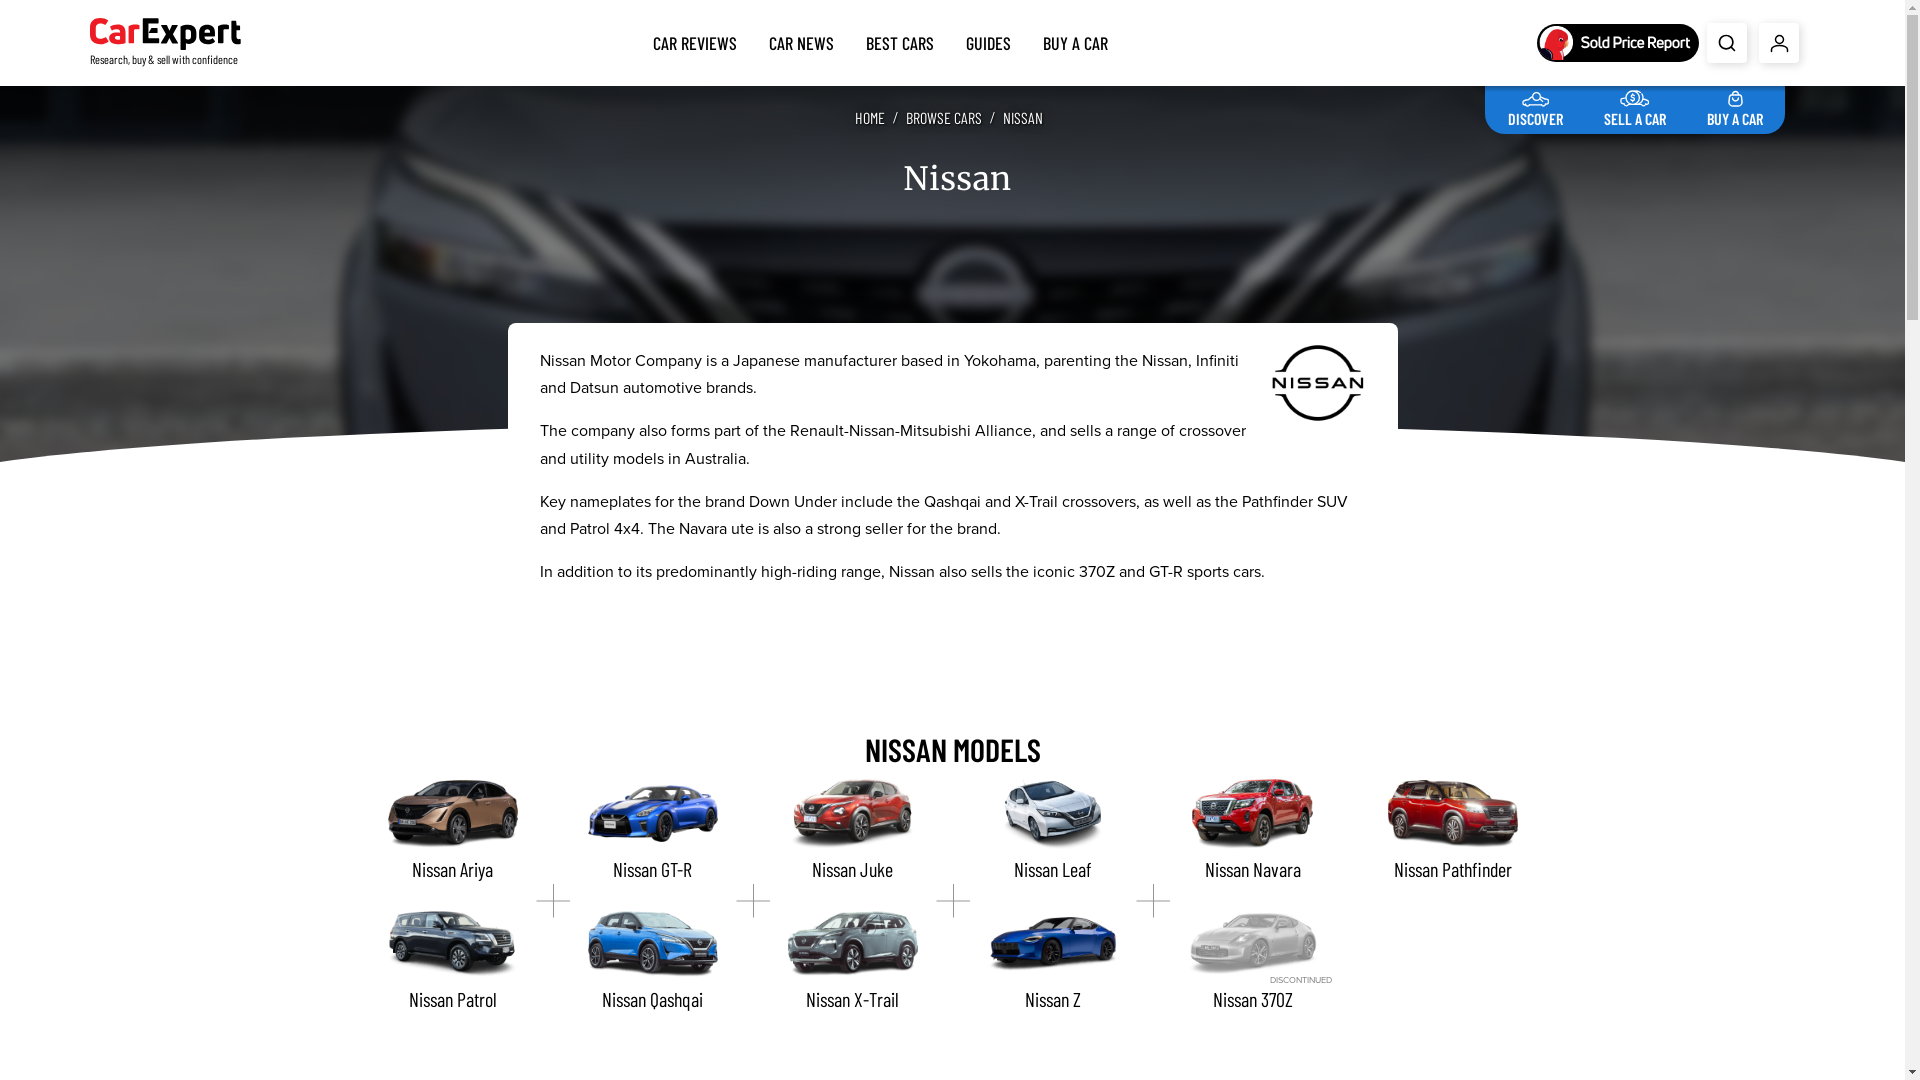 The width and height of the screenshot is (1920, 1080). What do you see at coordinates (1074, 38) in the screenshot?
I see `'BUY A CAR'` at bounding box center [1074, 38].